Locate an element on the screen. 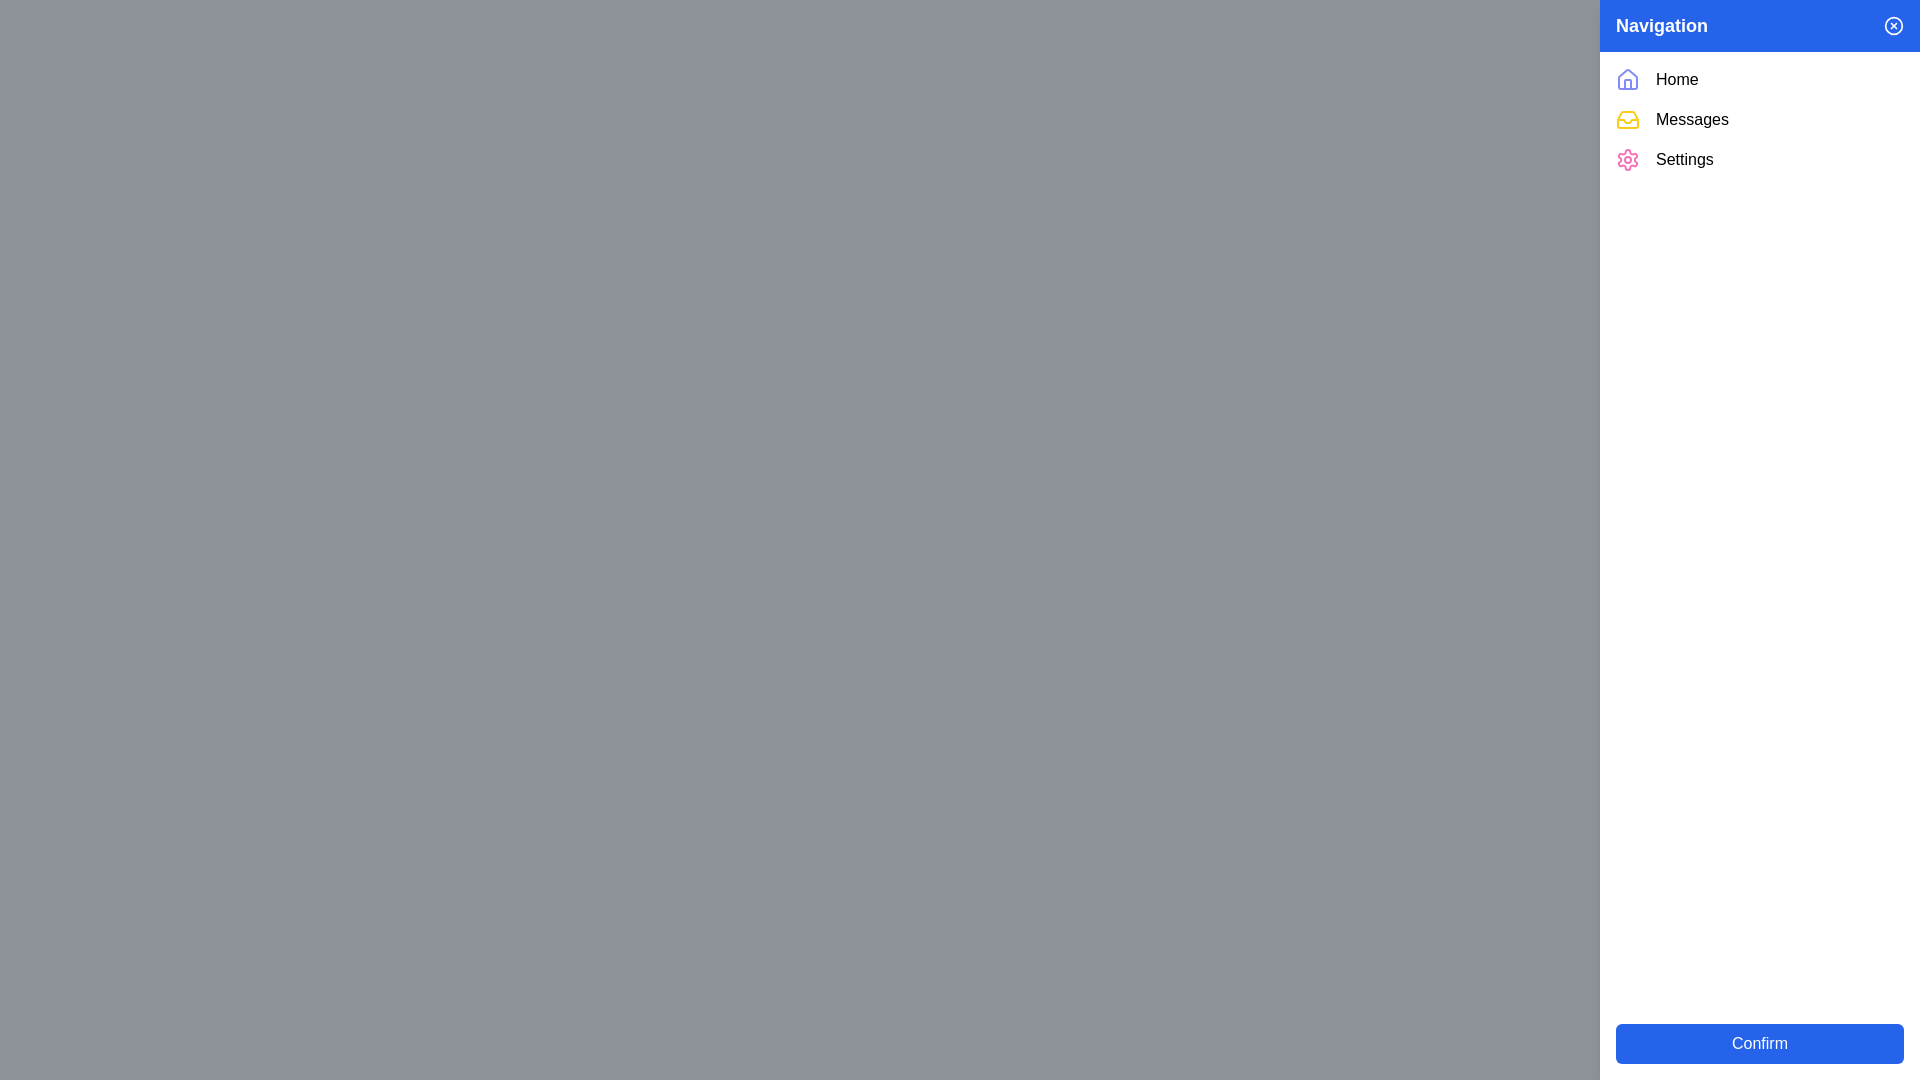 This screenshot has height=1080, width=1920. the house-shaped icon outlined in indigo blue, which is the first graphical icon in the vertical navigation menu labeled 'Home' is located at coordinates (1627, 79).